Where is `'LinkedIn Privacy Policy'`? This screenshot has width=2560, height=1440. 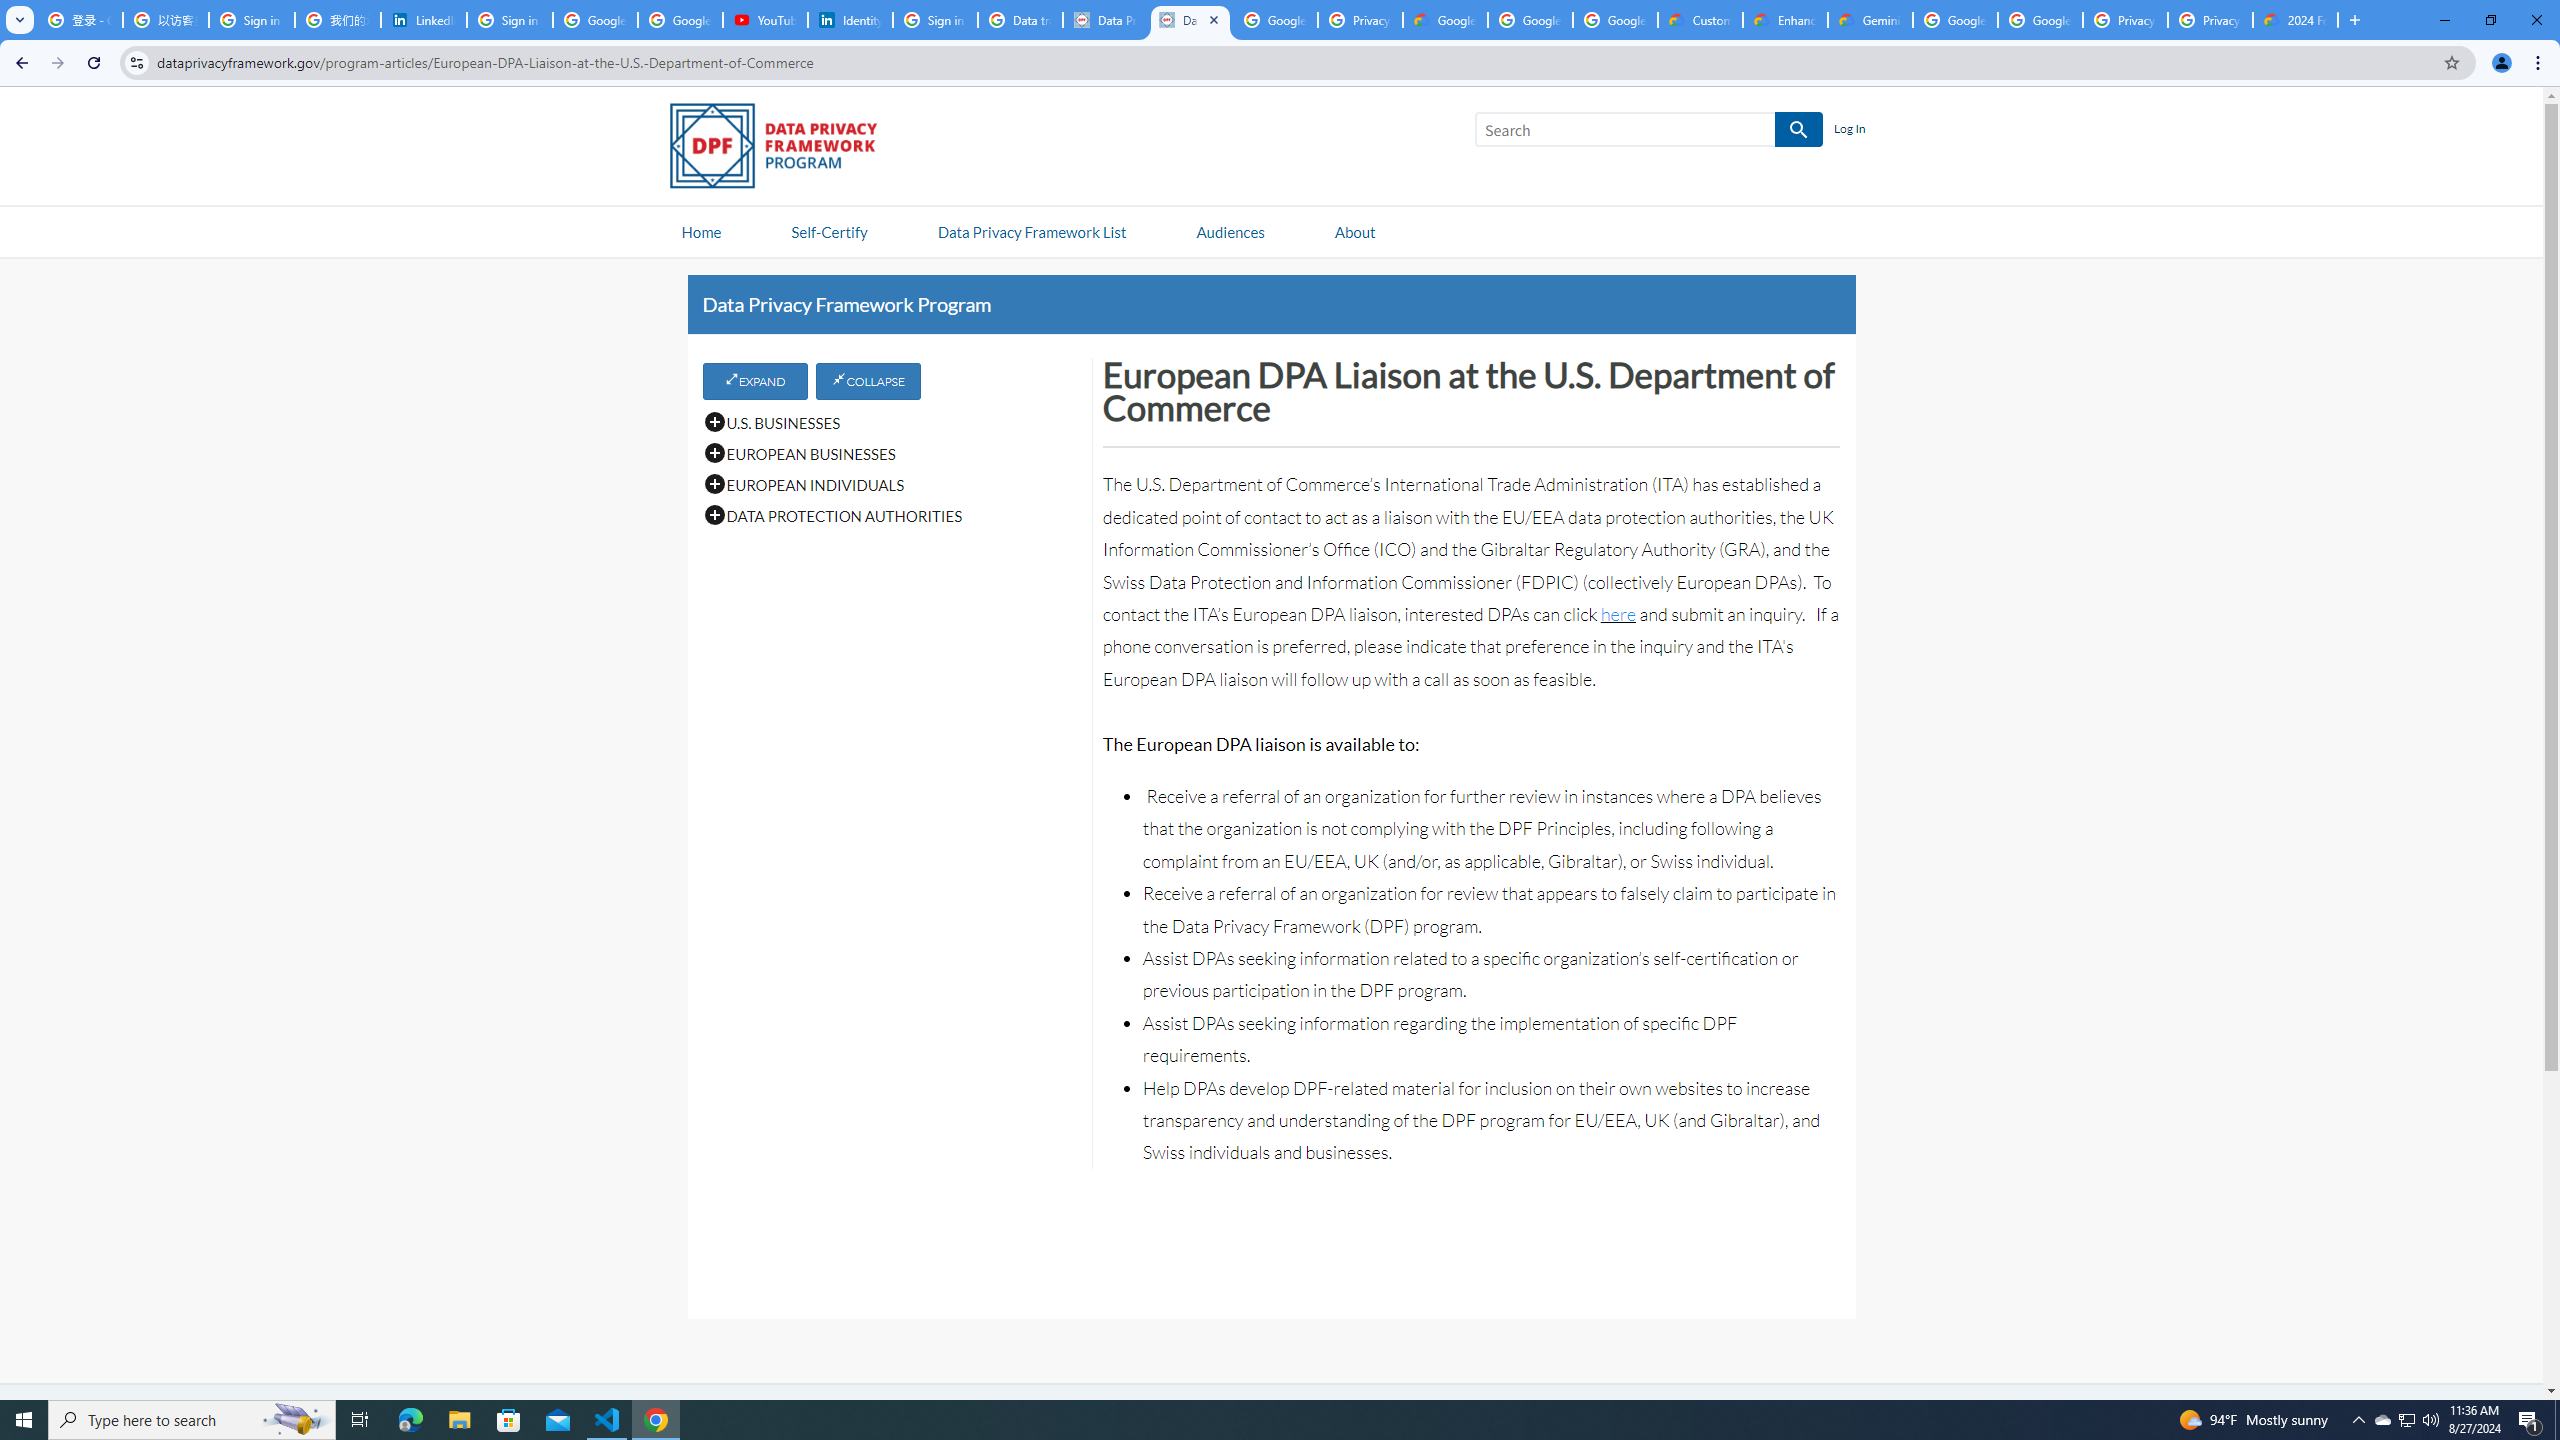
'LinkedIn Privacy Policy' is located at coordinates (423, 19).